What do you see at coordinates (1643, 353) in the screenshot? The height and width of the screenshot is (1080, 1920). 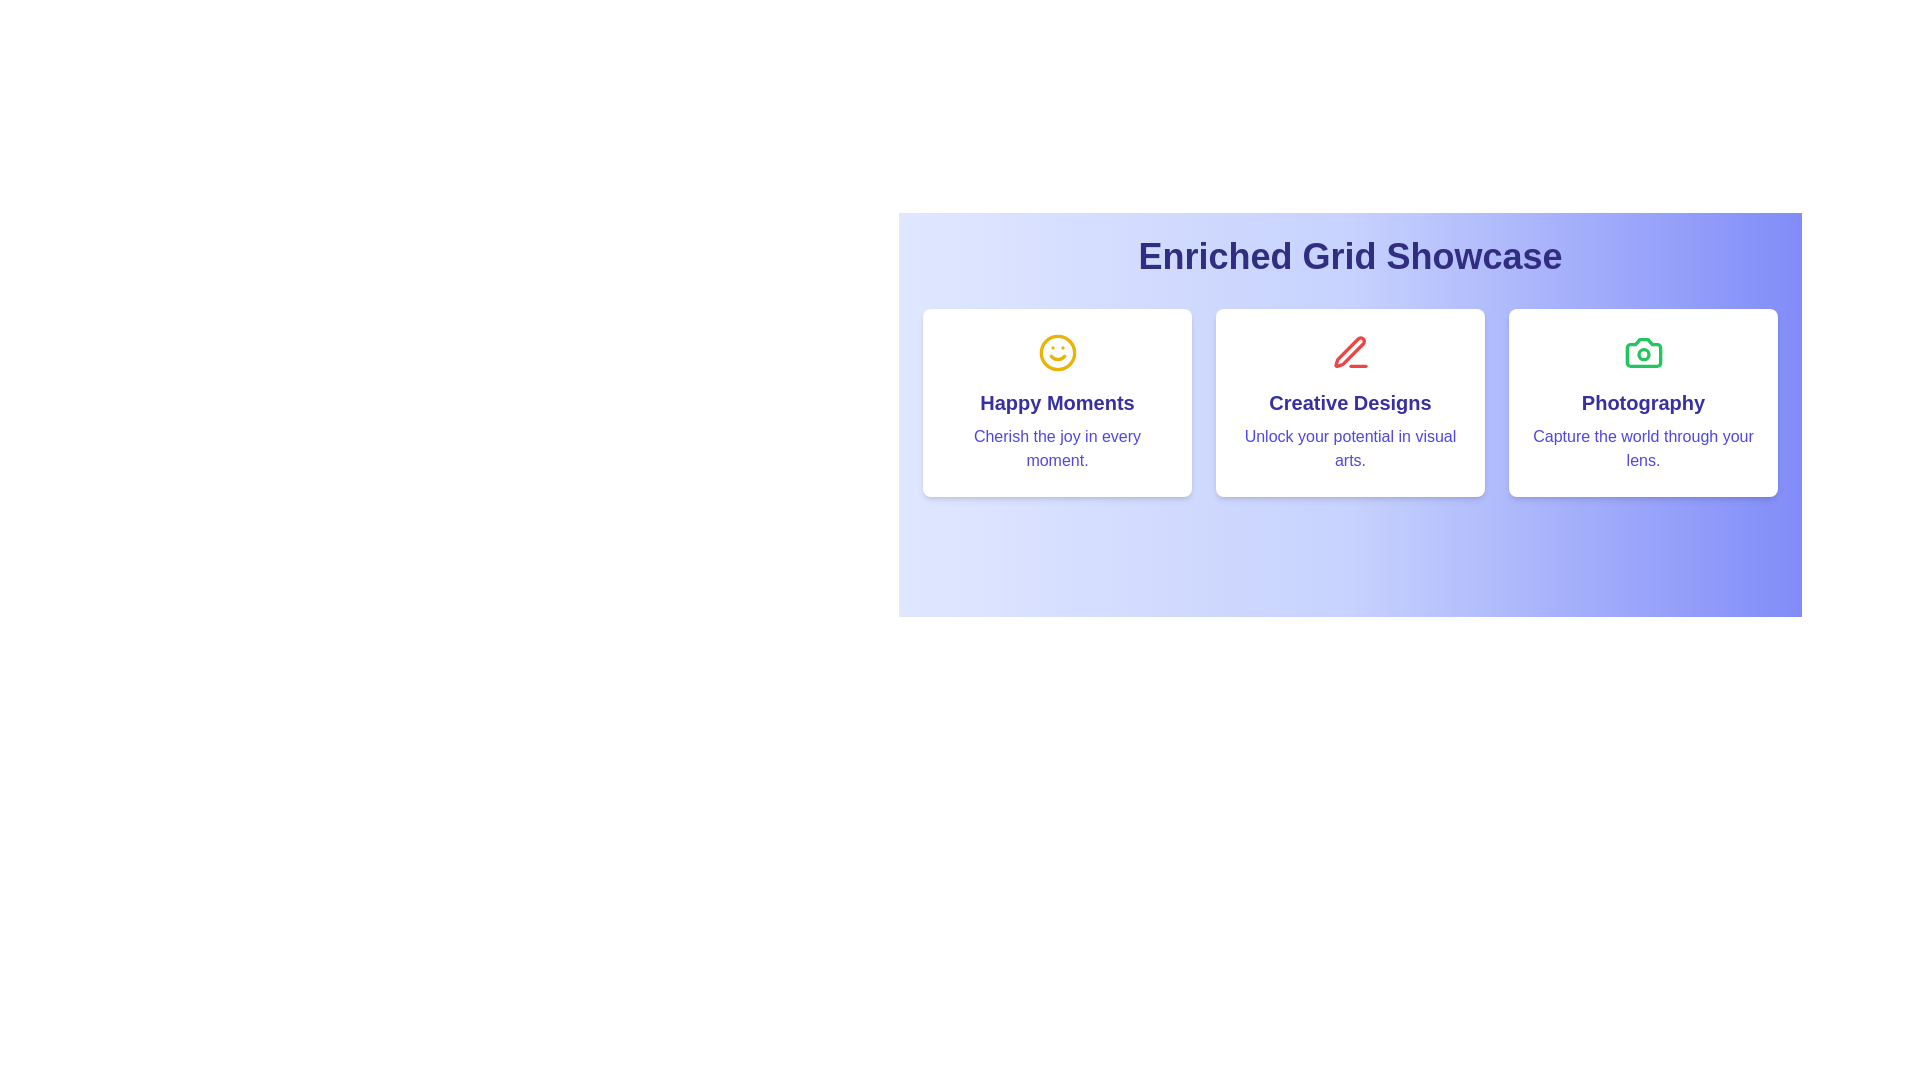 I see `the decorative circle in the center of the camera icon located within the third card labeled 'Photography' in the grid showcase section` at bounding box center [1643, 353].